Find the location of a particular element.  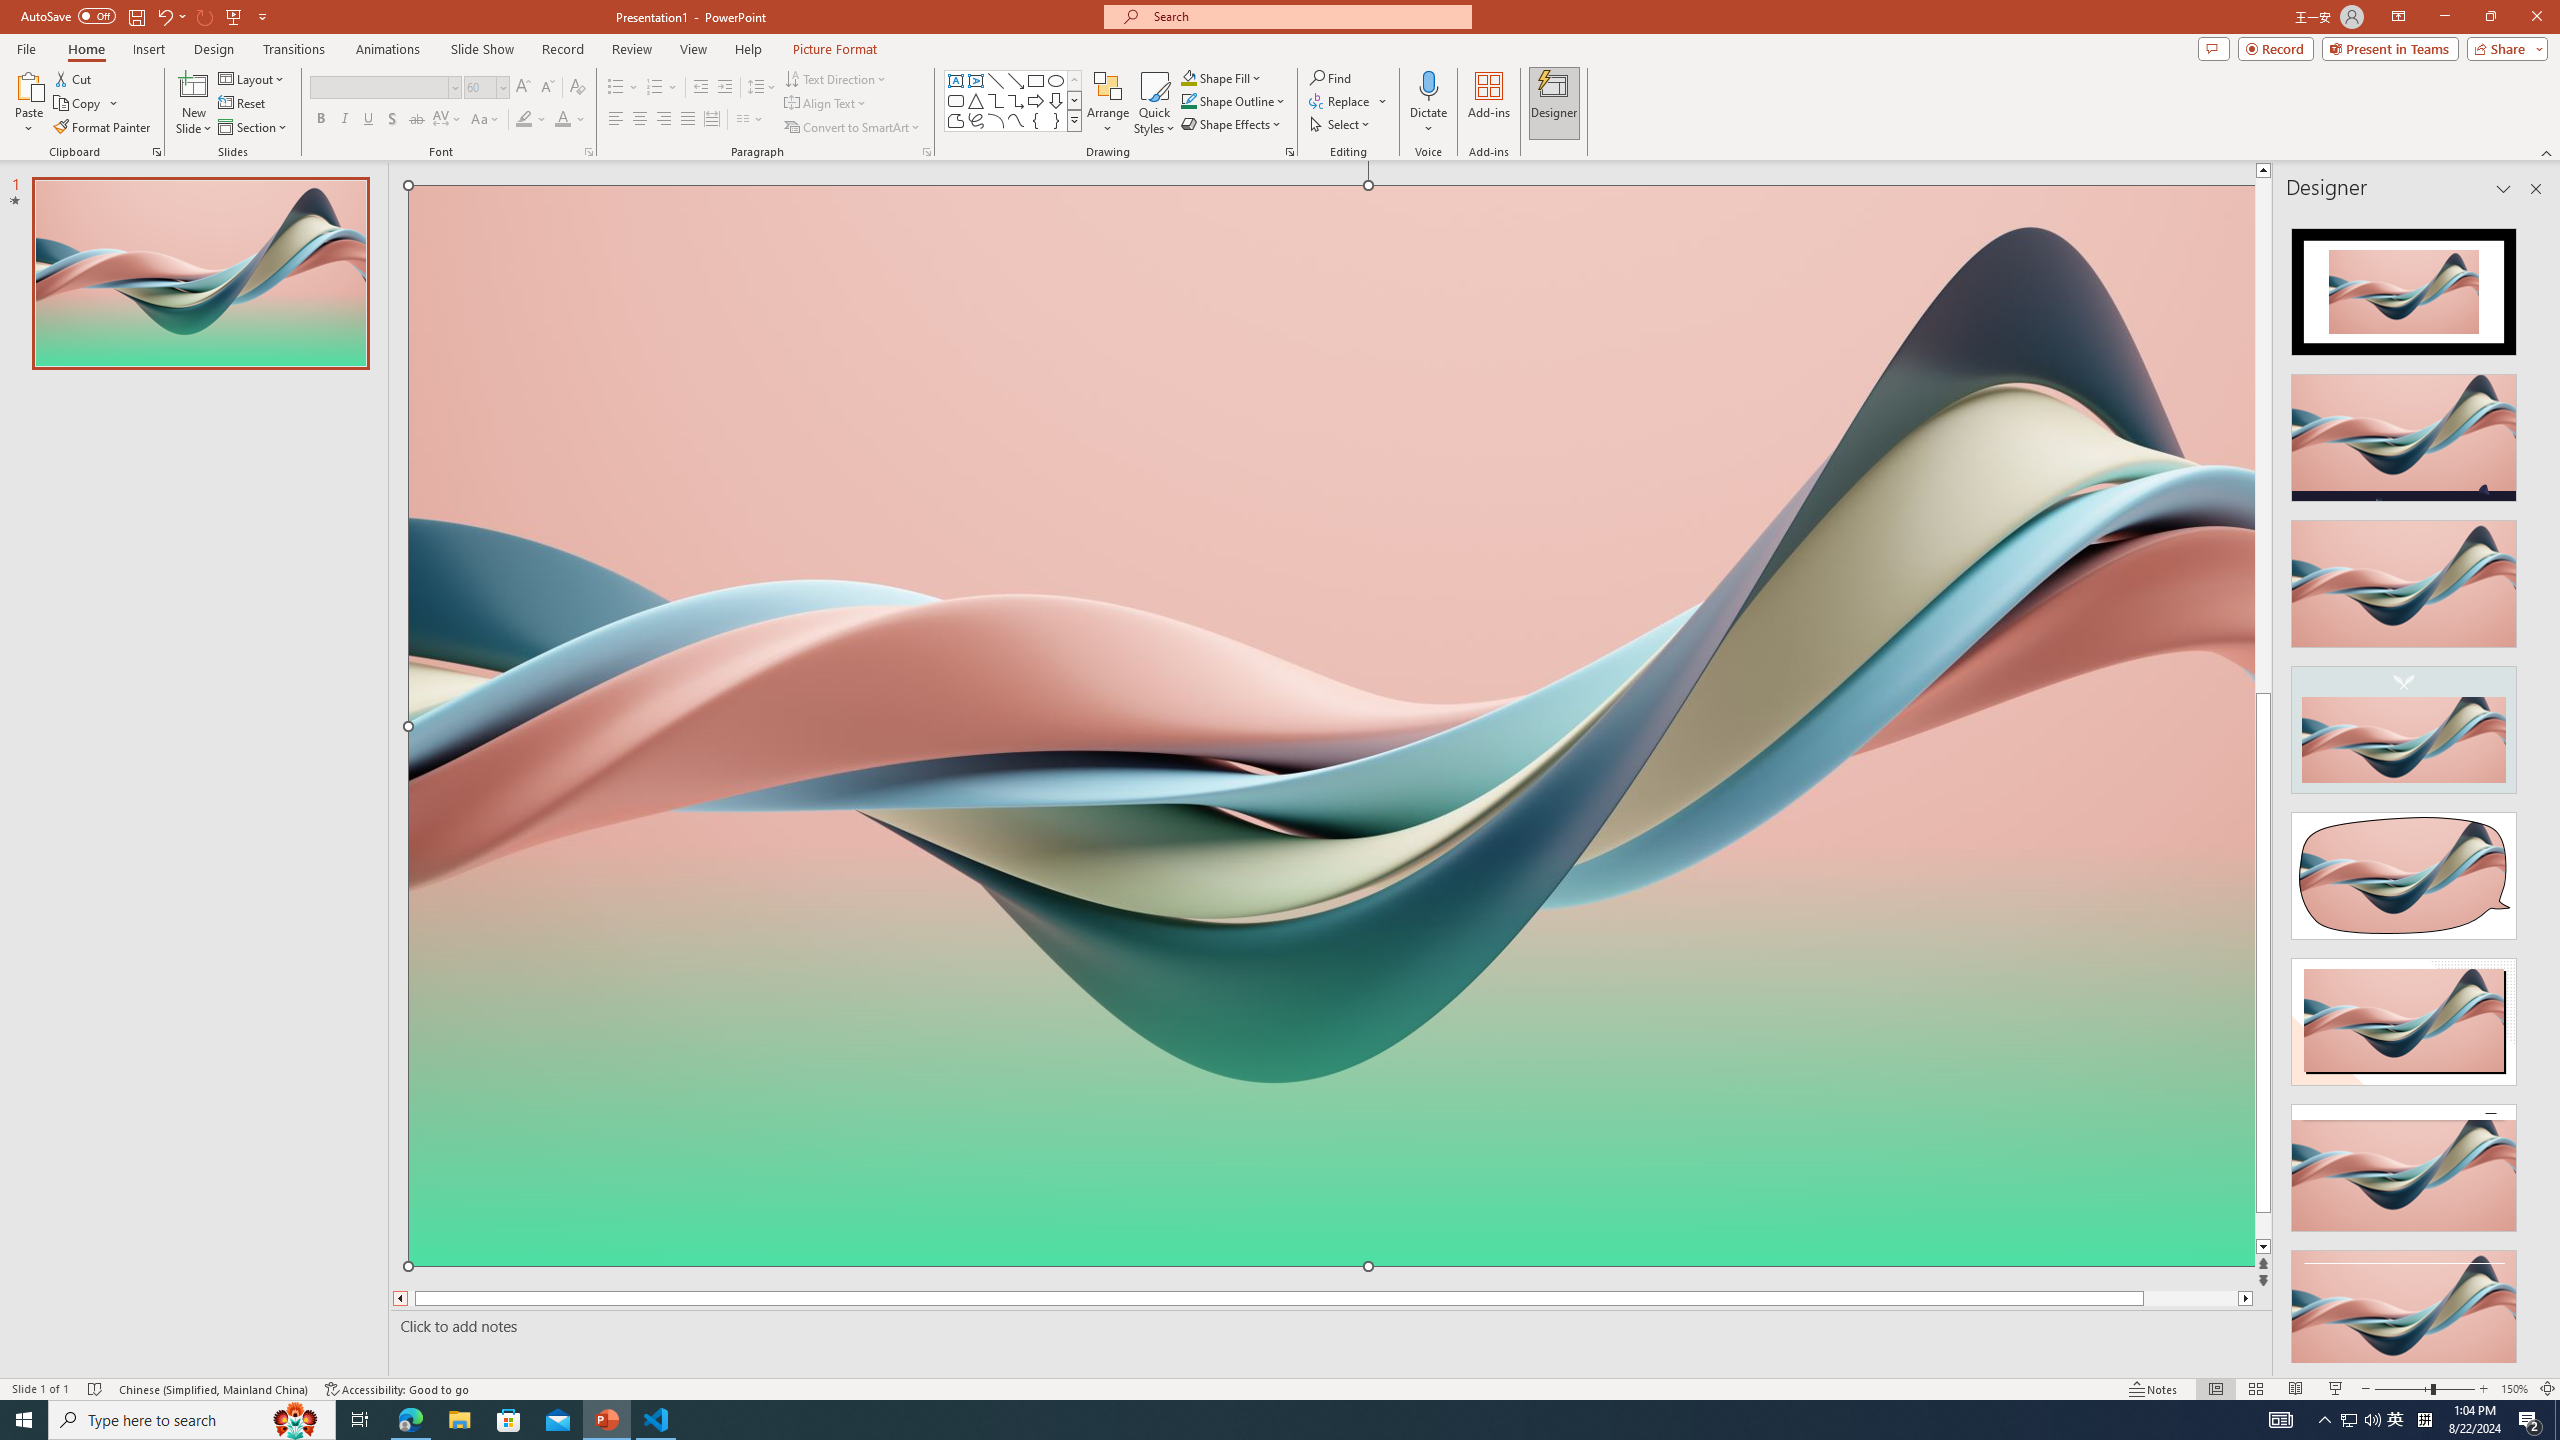

'Recommended Design: Design Idea' is located at coordinates (2402, 284).